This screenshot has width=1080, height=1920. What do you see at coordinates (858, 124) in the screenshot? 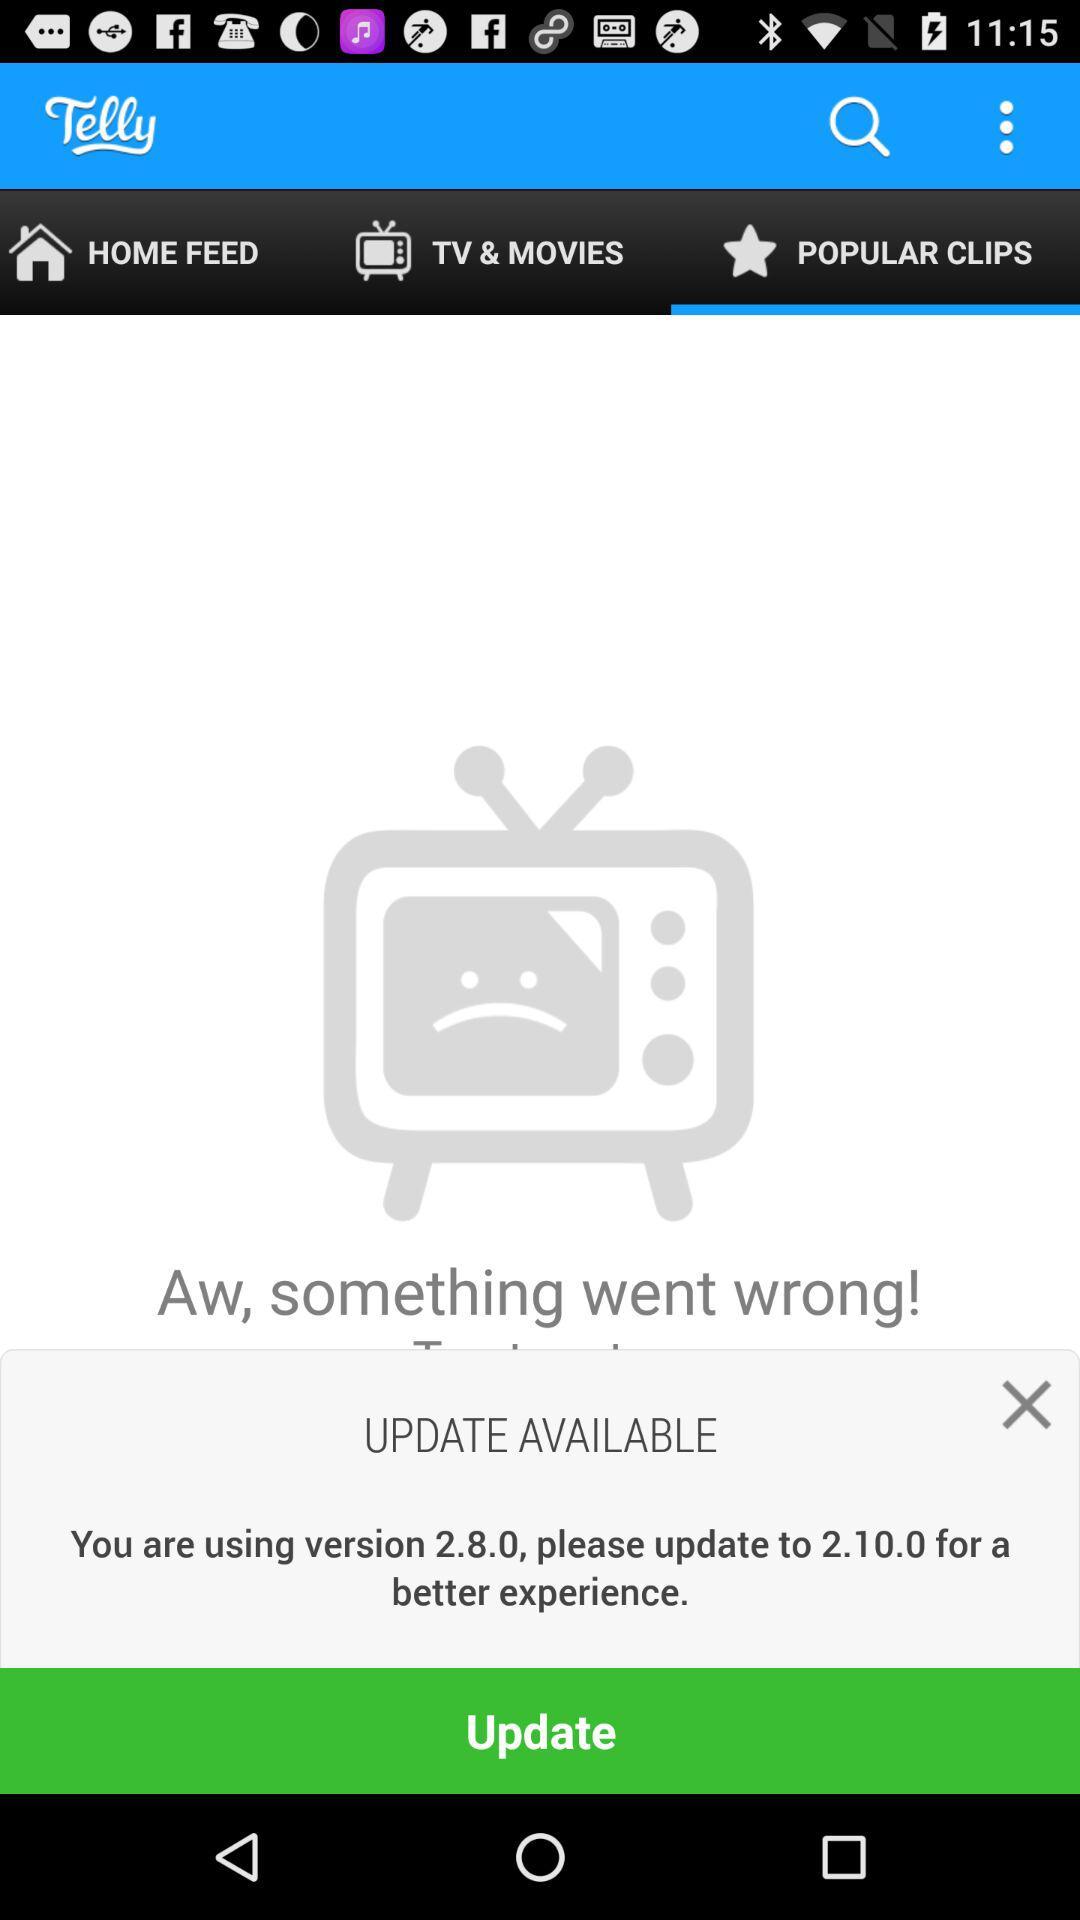
I see `the item to the right of the tv & movies app` at bounding box center [858, 124].